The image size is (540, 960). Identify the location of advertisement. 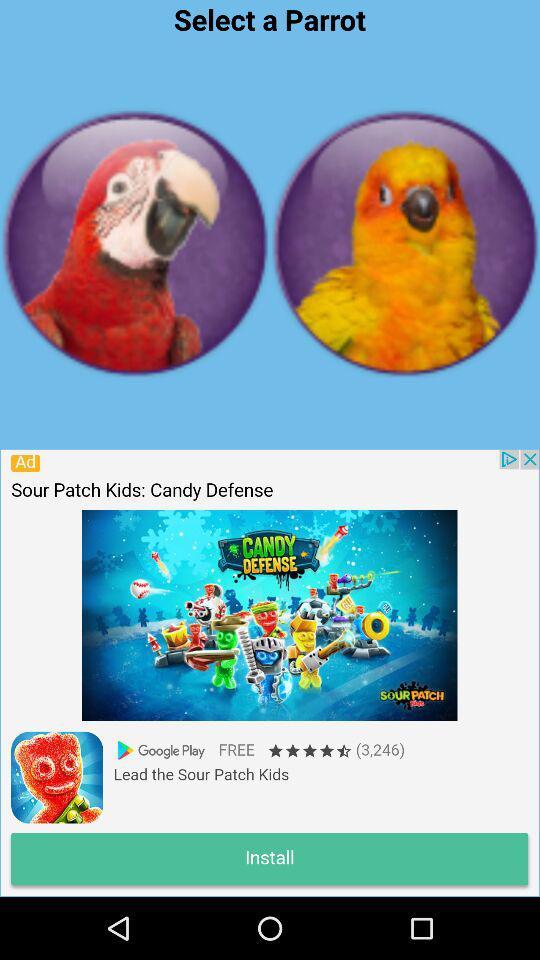
(269, 672).